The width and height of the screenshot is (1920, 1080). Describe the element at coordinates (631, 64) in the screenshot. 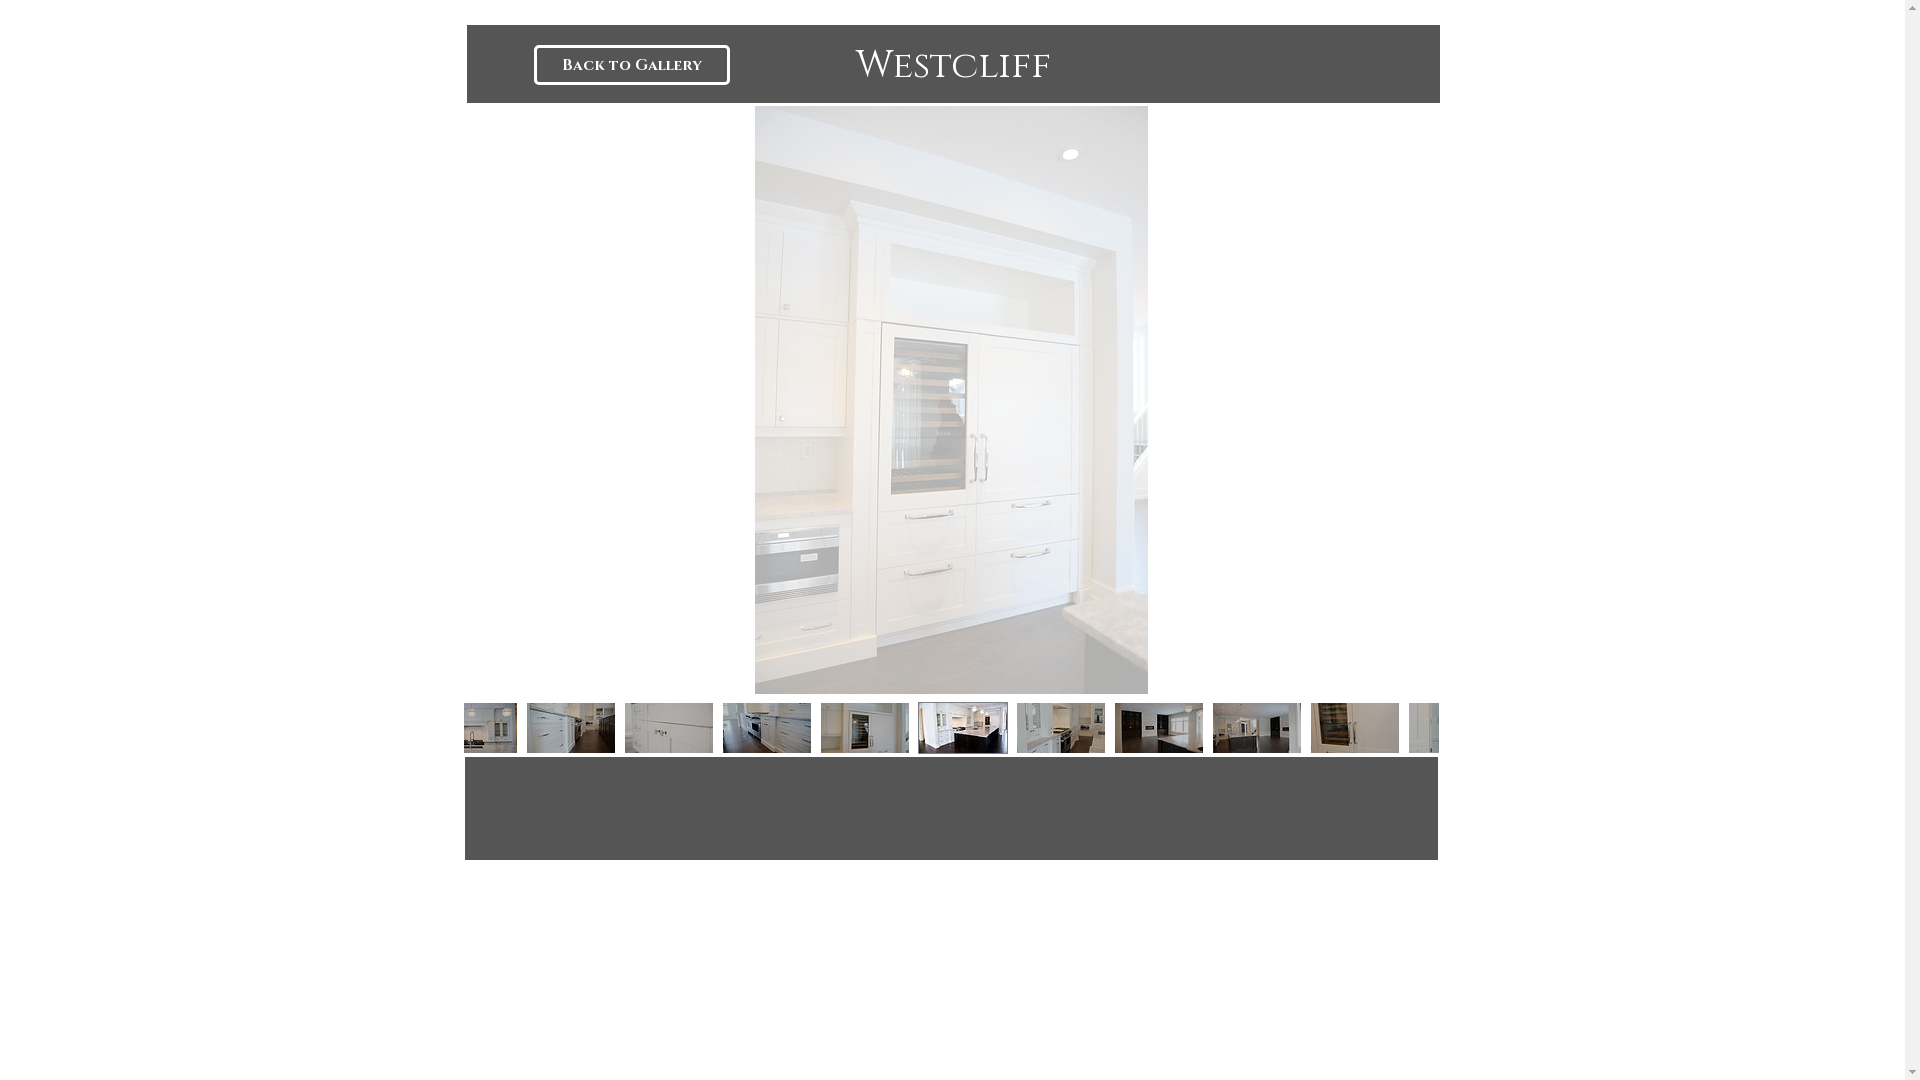

I see `'Back to Gallery'` at that location.